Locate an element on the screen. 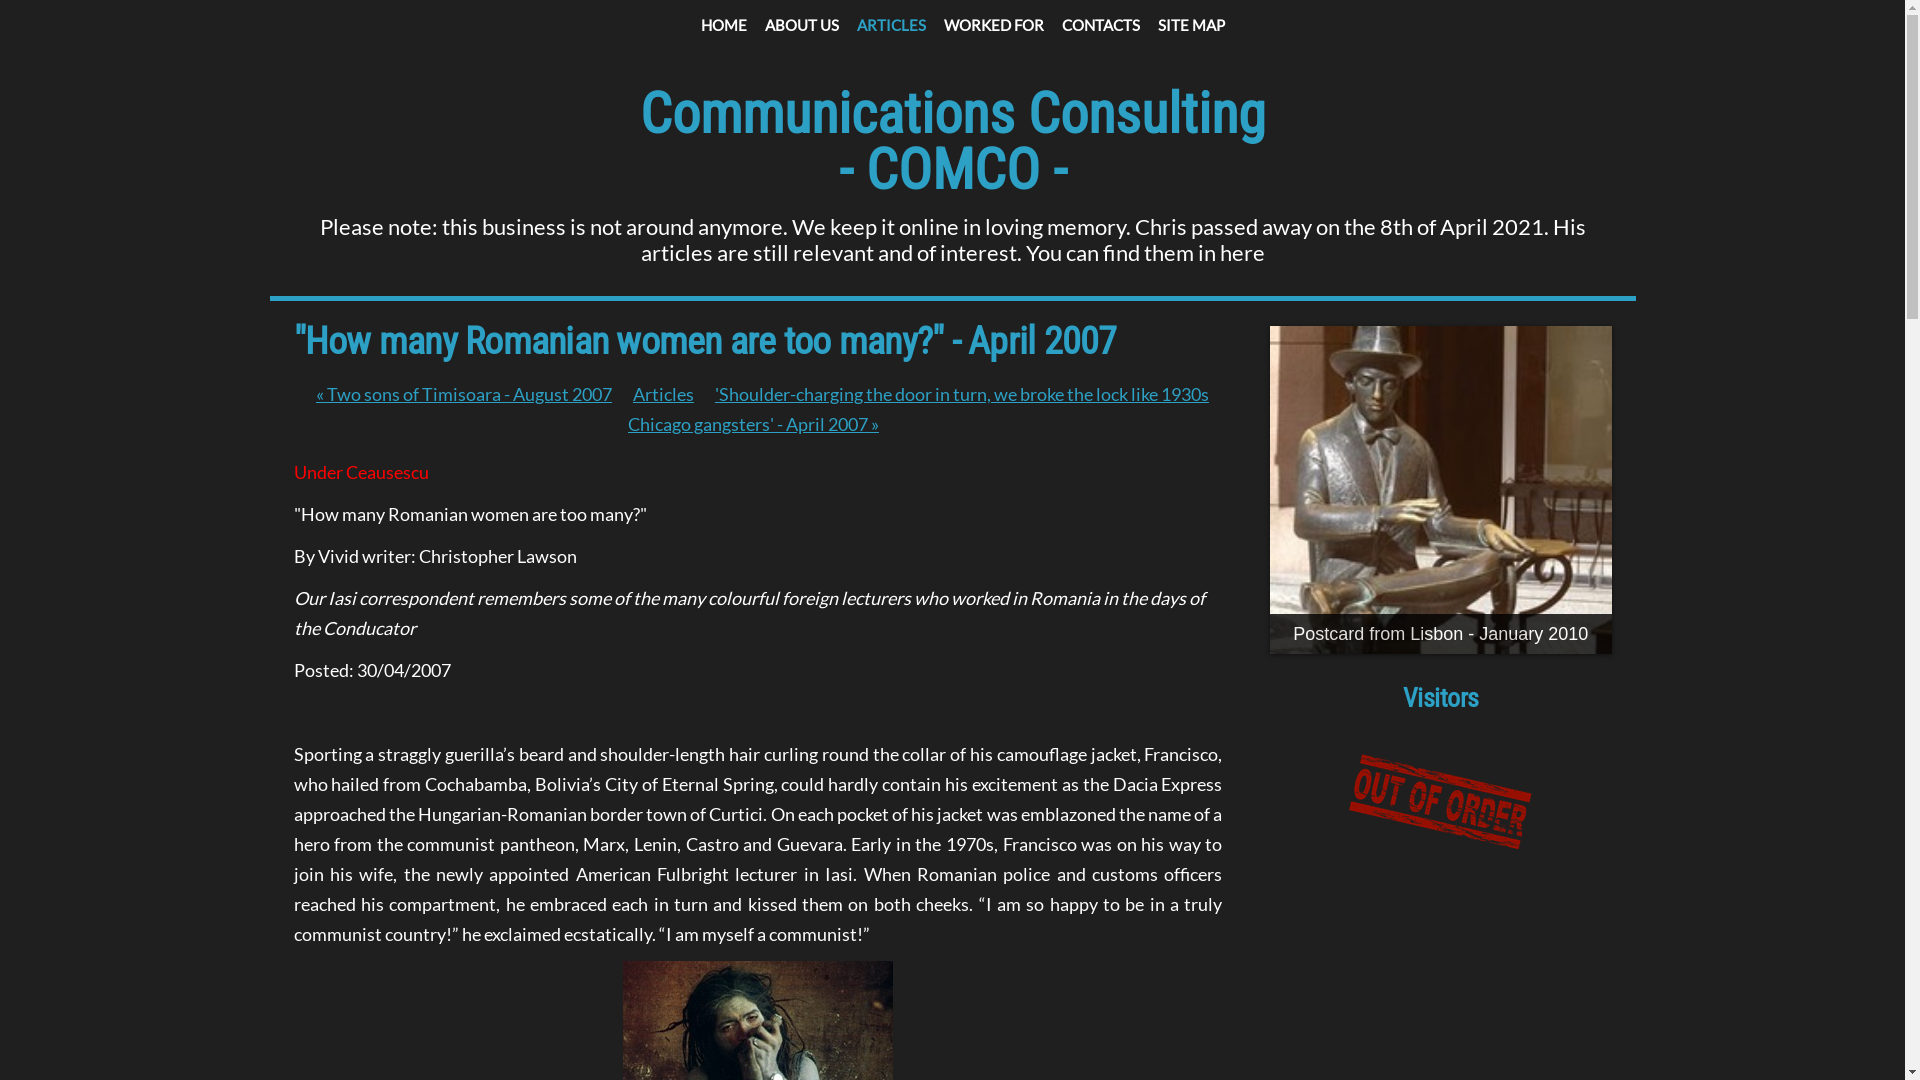 Image resolution: width=1920 pixels, height=1080 pixels. 'ARTICLES' is located at coordinates (889, 24).